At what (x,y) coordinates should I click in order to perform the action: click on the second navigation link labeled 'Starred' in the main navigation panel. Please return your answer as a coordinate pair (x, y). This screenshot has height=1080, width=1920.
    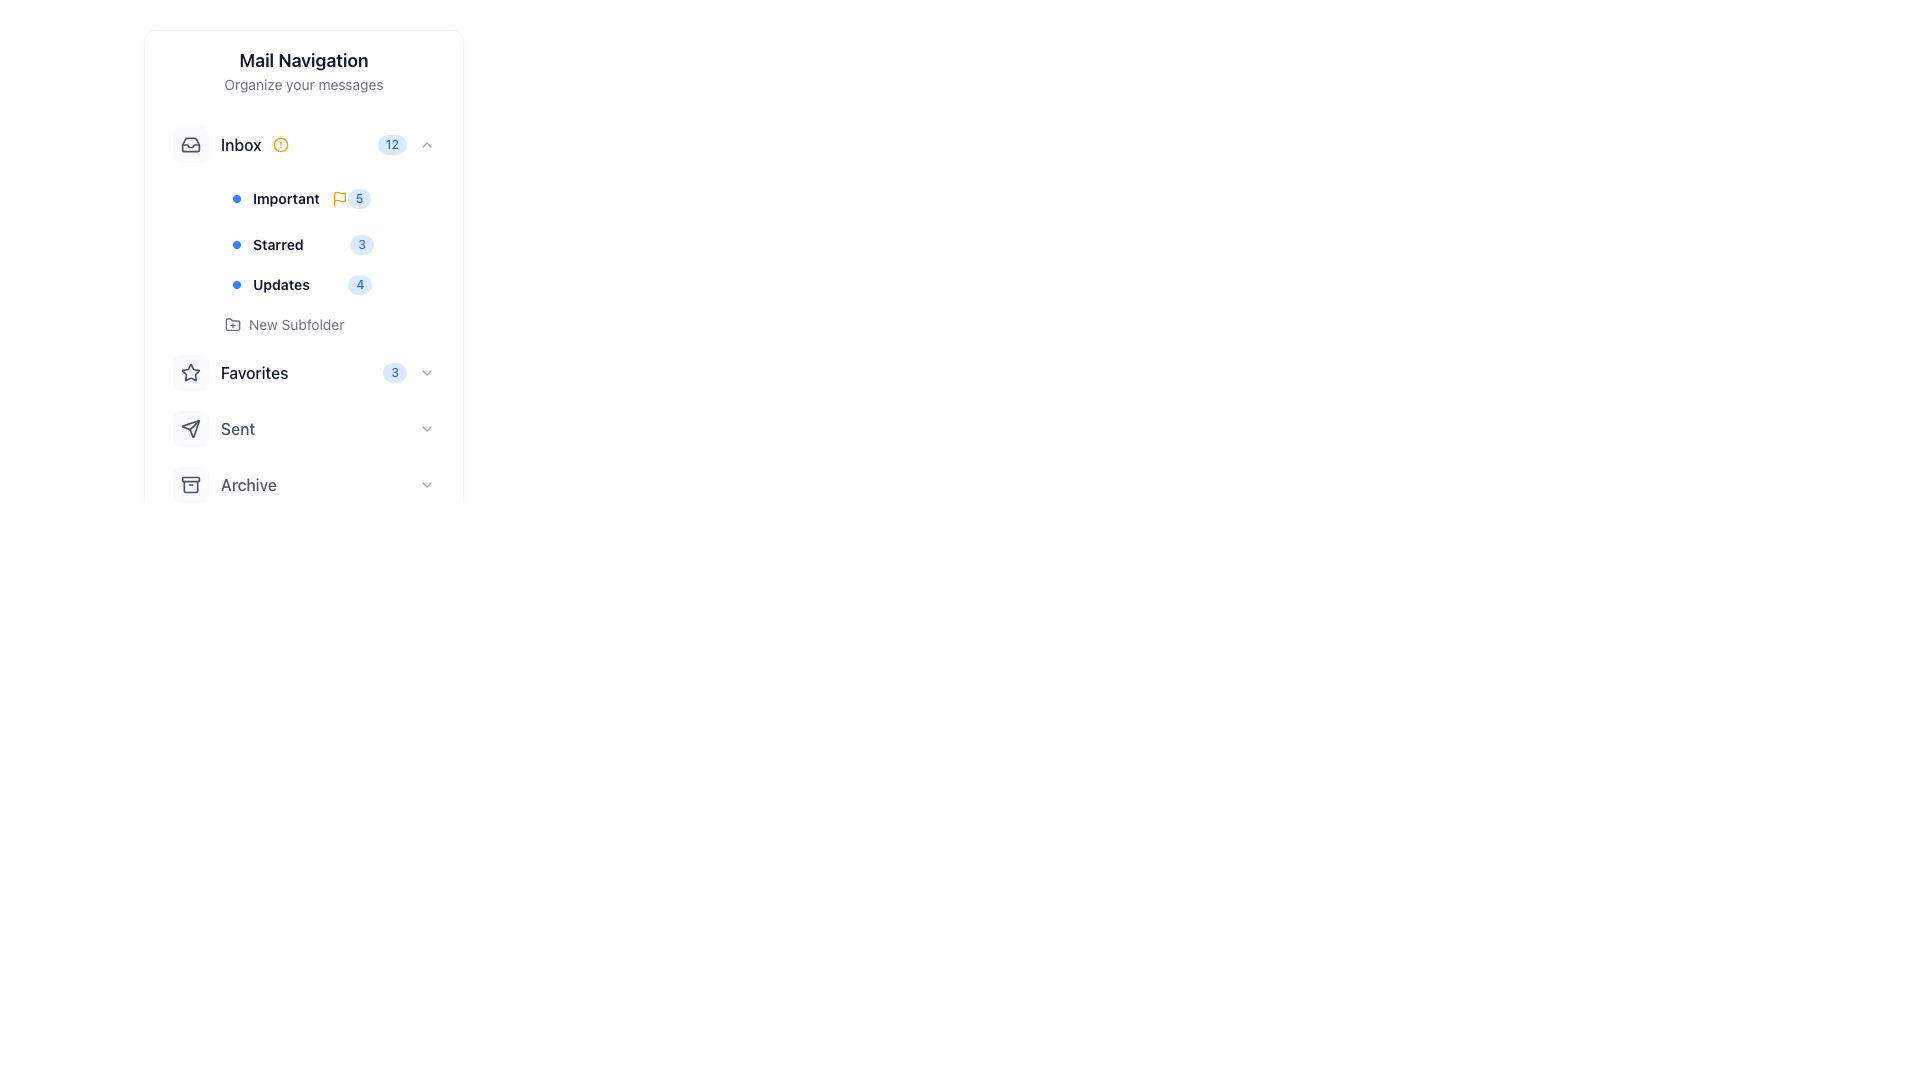
    Looking at the image, I should click on (327, 244).